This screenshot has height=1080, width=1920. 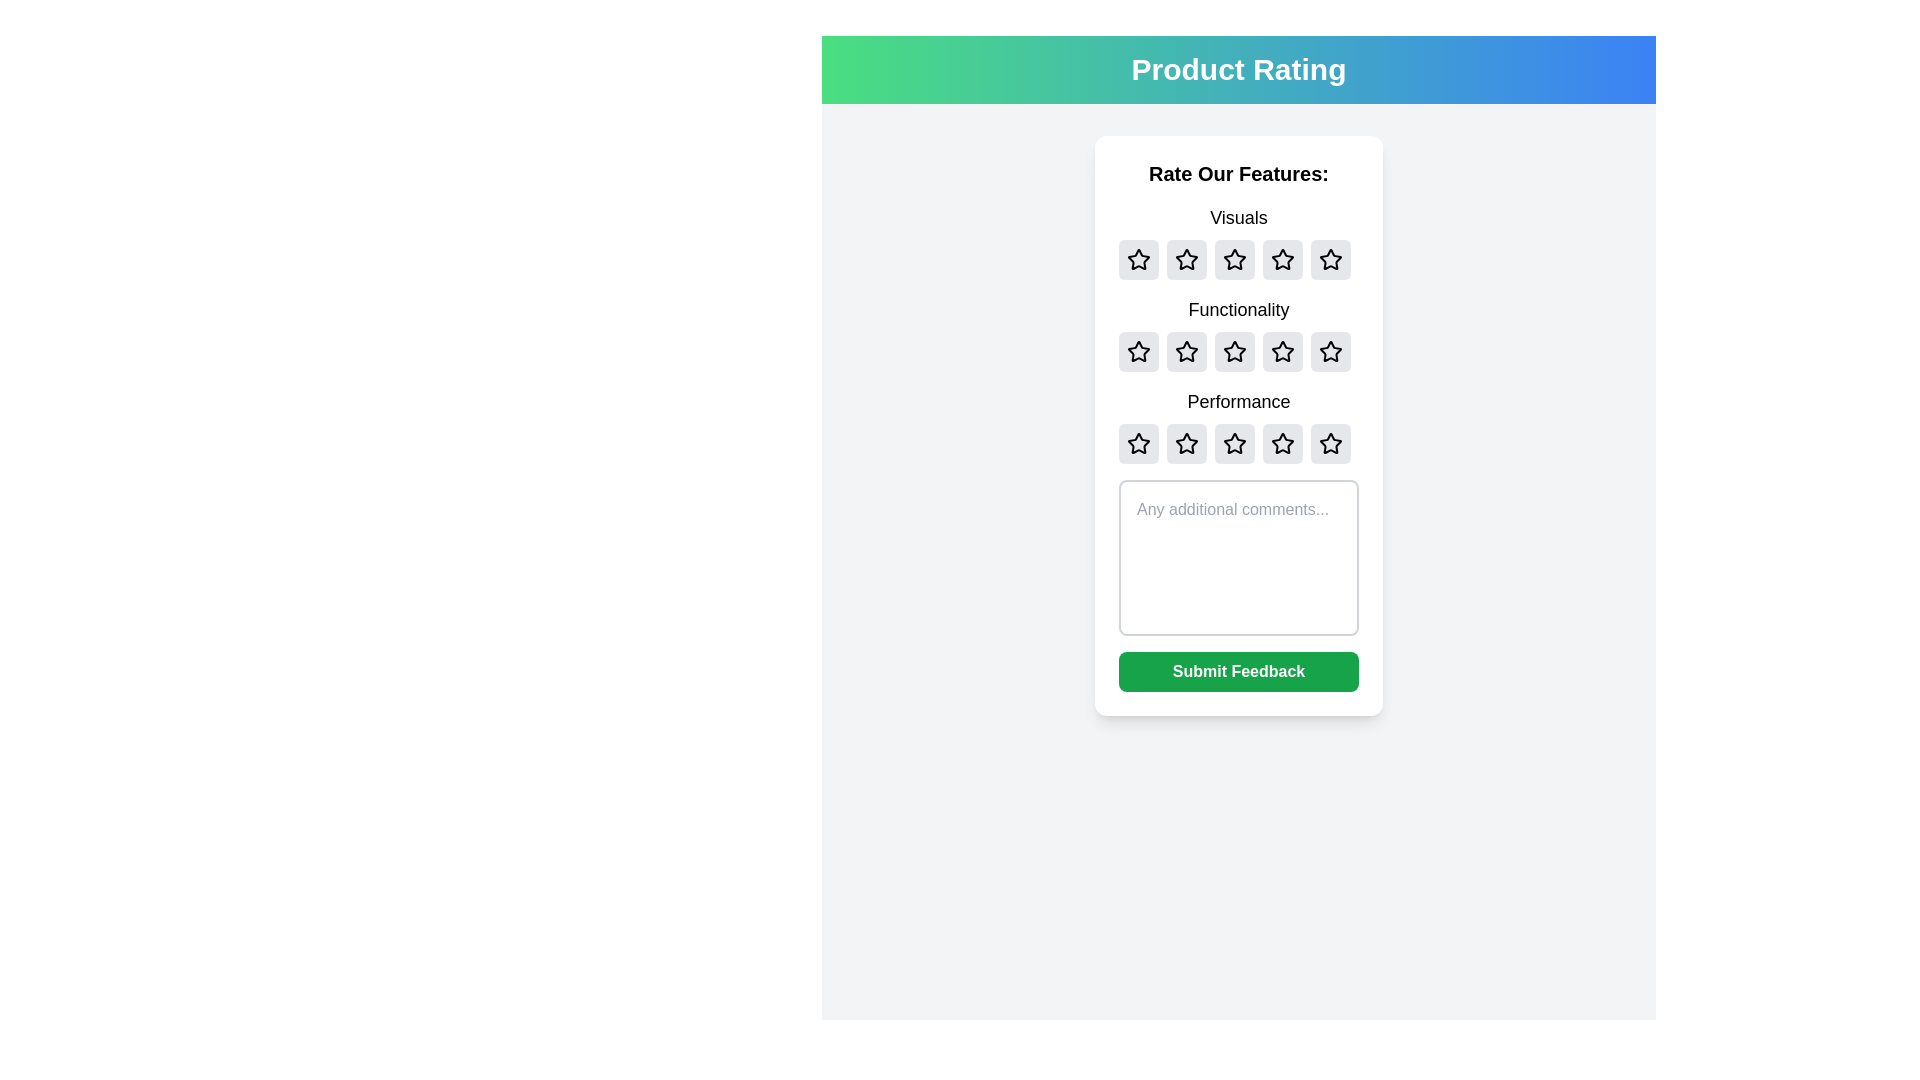 What do you see at coordinates (1186, 442) in the screenshot?
I see `the second clickable button with a light gray background and a star icon containing the number '2'` at bounding box center [1186, 442].